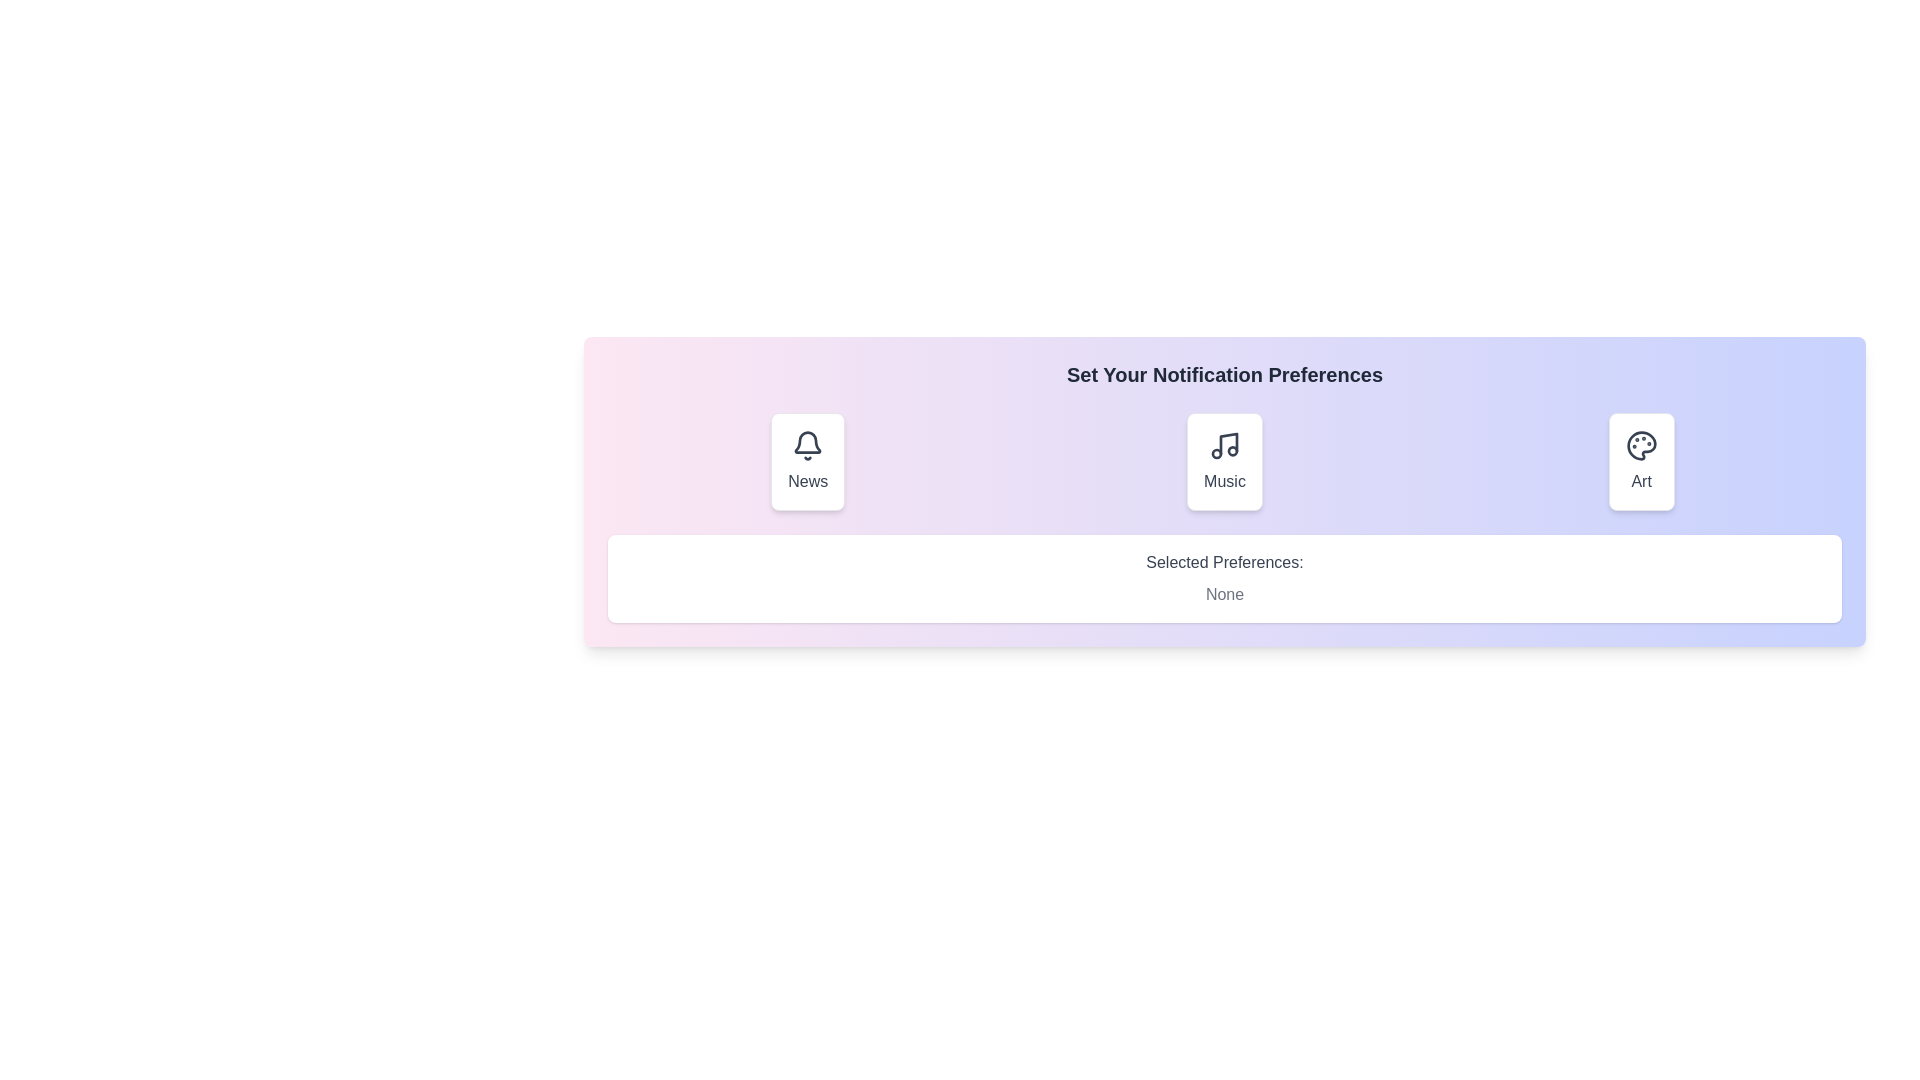  I want to click on the 'Music' category button in the middle of the grid layout to observe the hover scaling effect, so click(1223, 462).